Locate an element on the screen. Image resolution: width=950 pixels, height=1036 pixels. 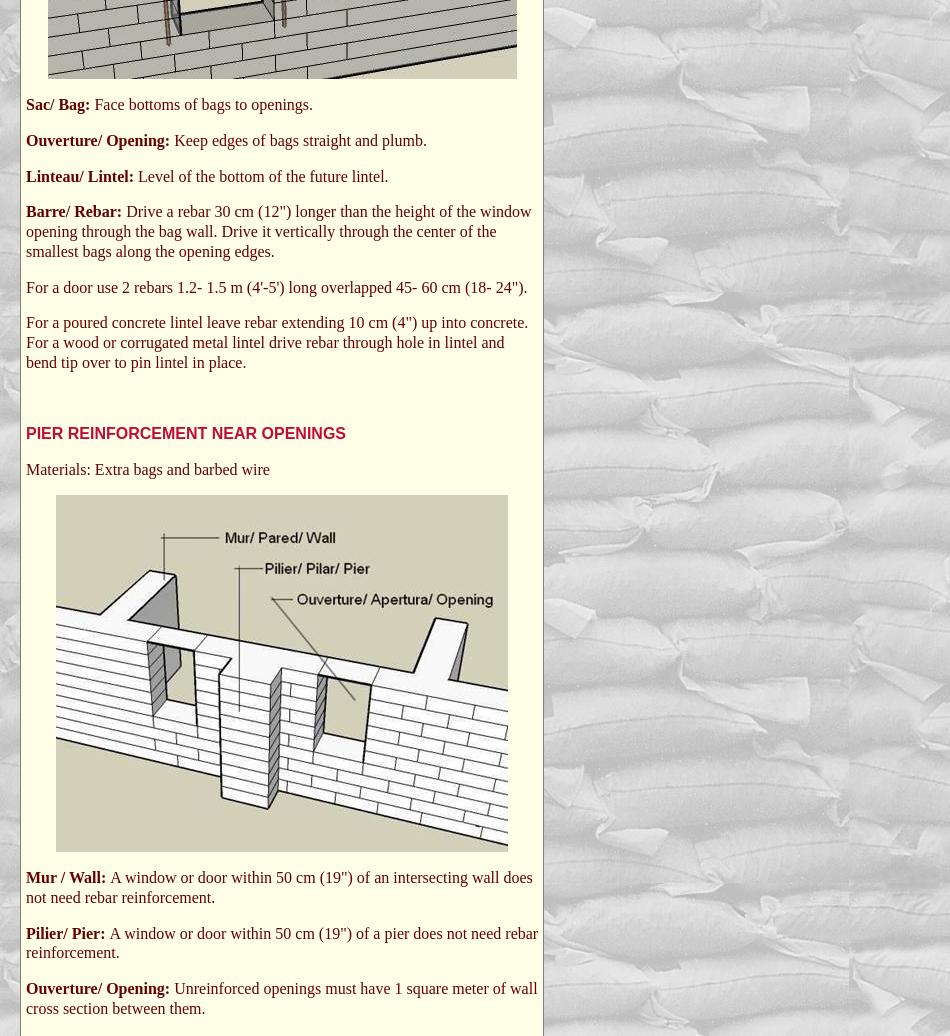
'A window or door within 50 cm (19") of an intersecting wall does not need rebar reinforcement.' is located at coordinates (278, 887).